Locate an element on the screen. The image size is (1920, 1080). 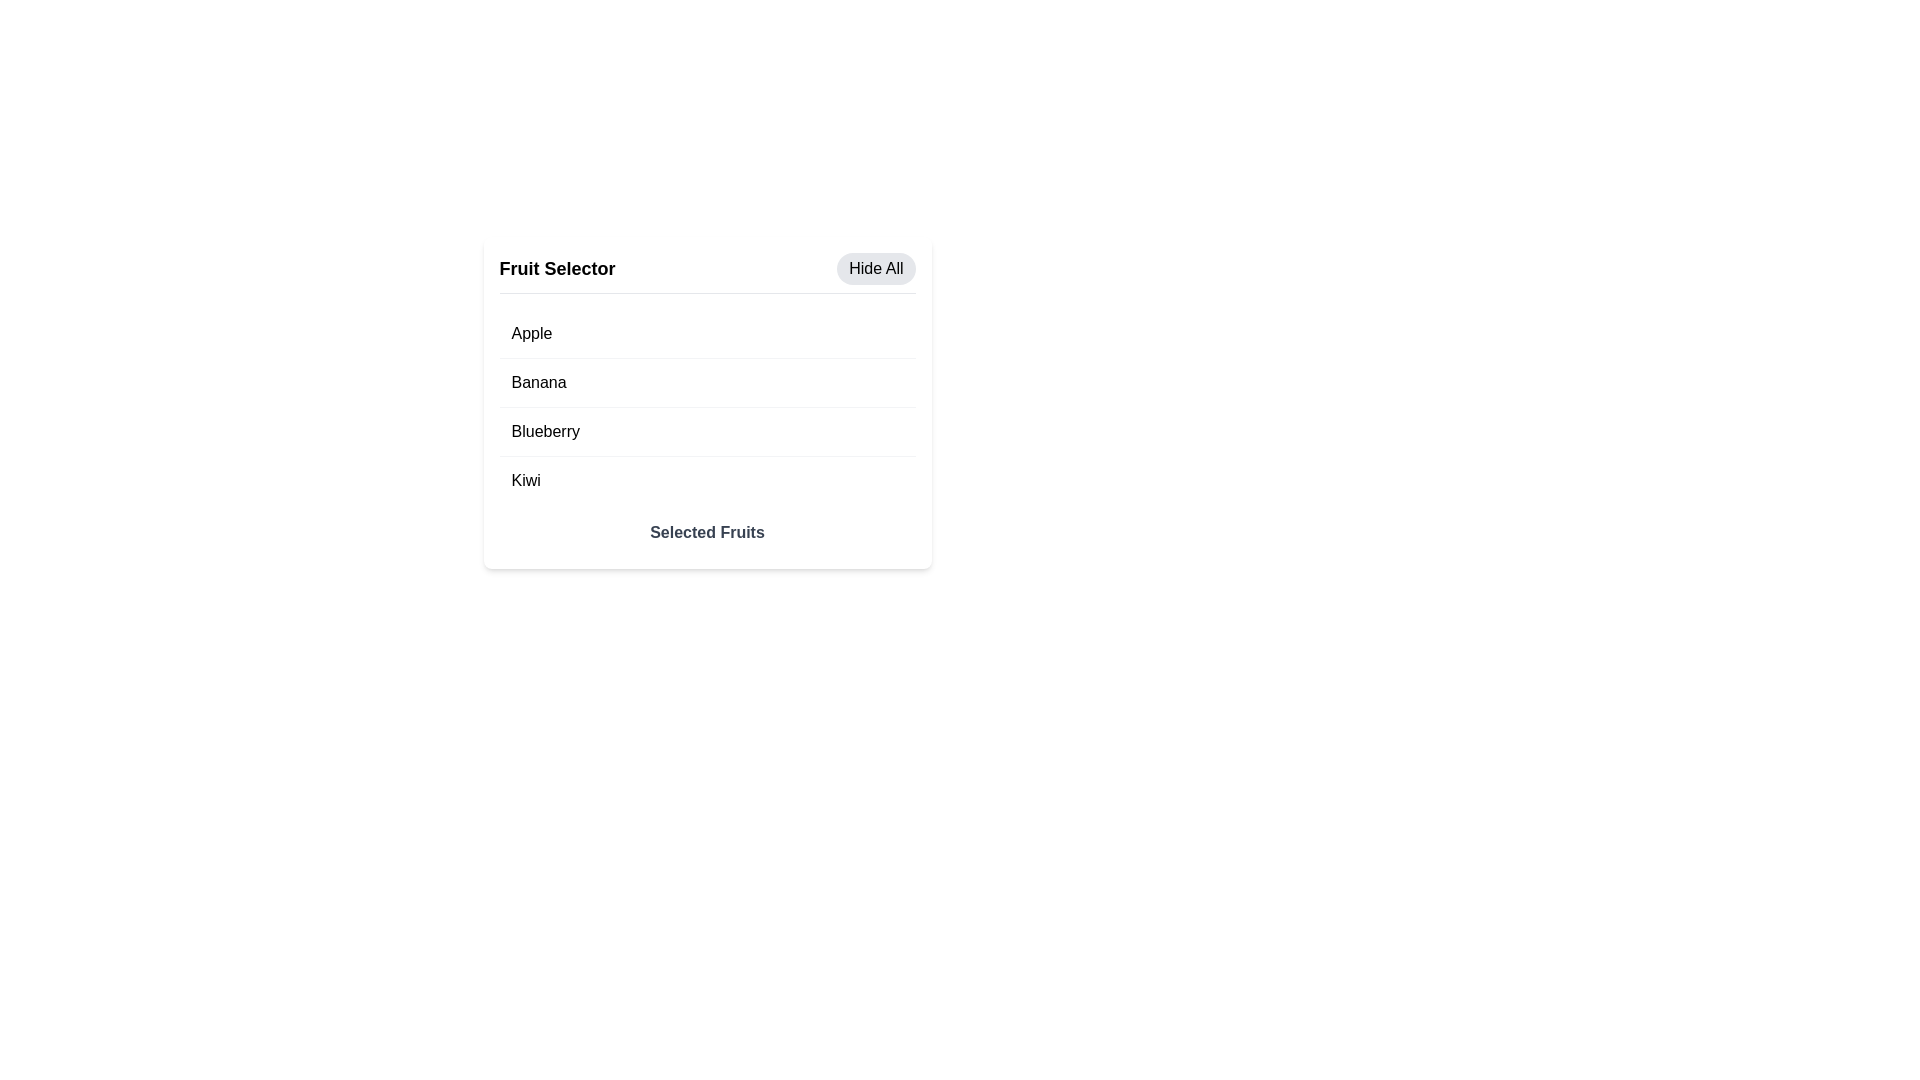
the static text label that serves as a title for the selected fruits, positioned at the bottom of the card, below the list of selectable fruits is located at coordinates (707, 535).